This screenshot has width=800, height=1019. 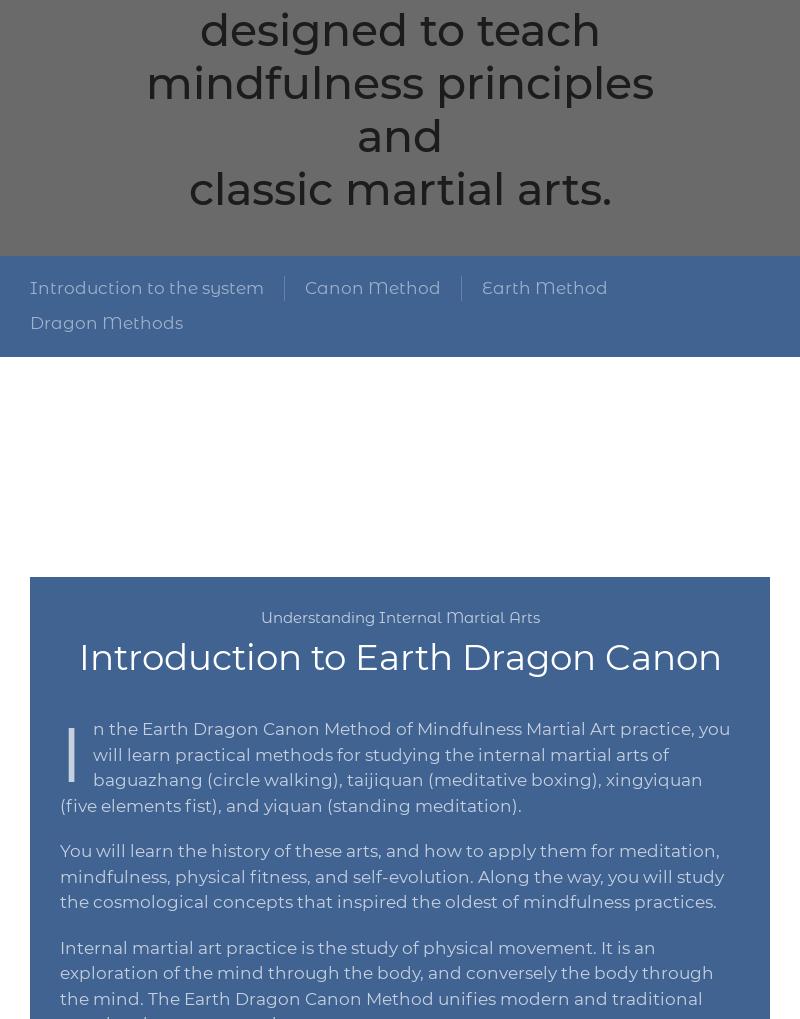 What do you see at coordinates (400, 107) in the screenshot?
I see `'mindfulness principles and'` at bounding box center [400, 107].